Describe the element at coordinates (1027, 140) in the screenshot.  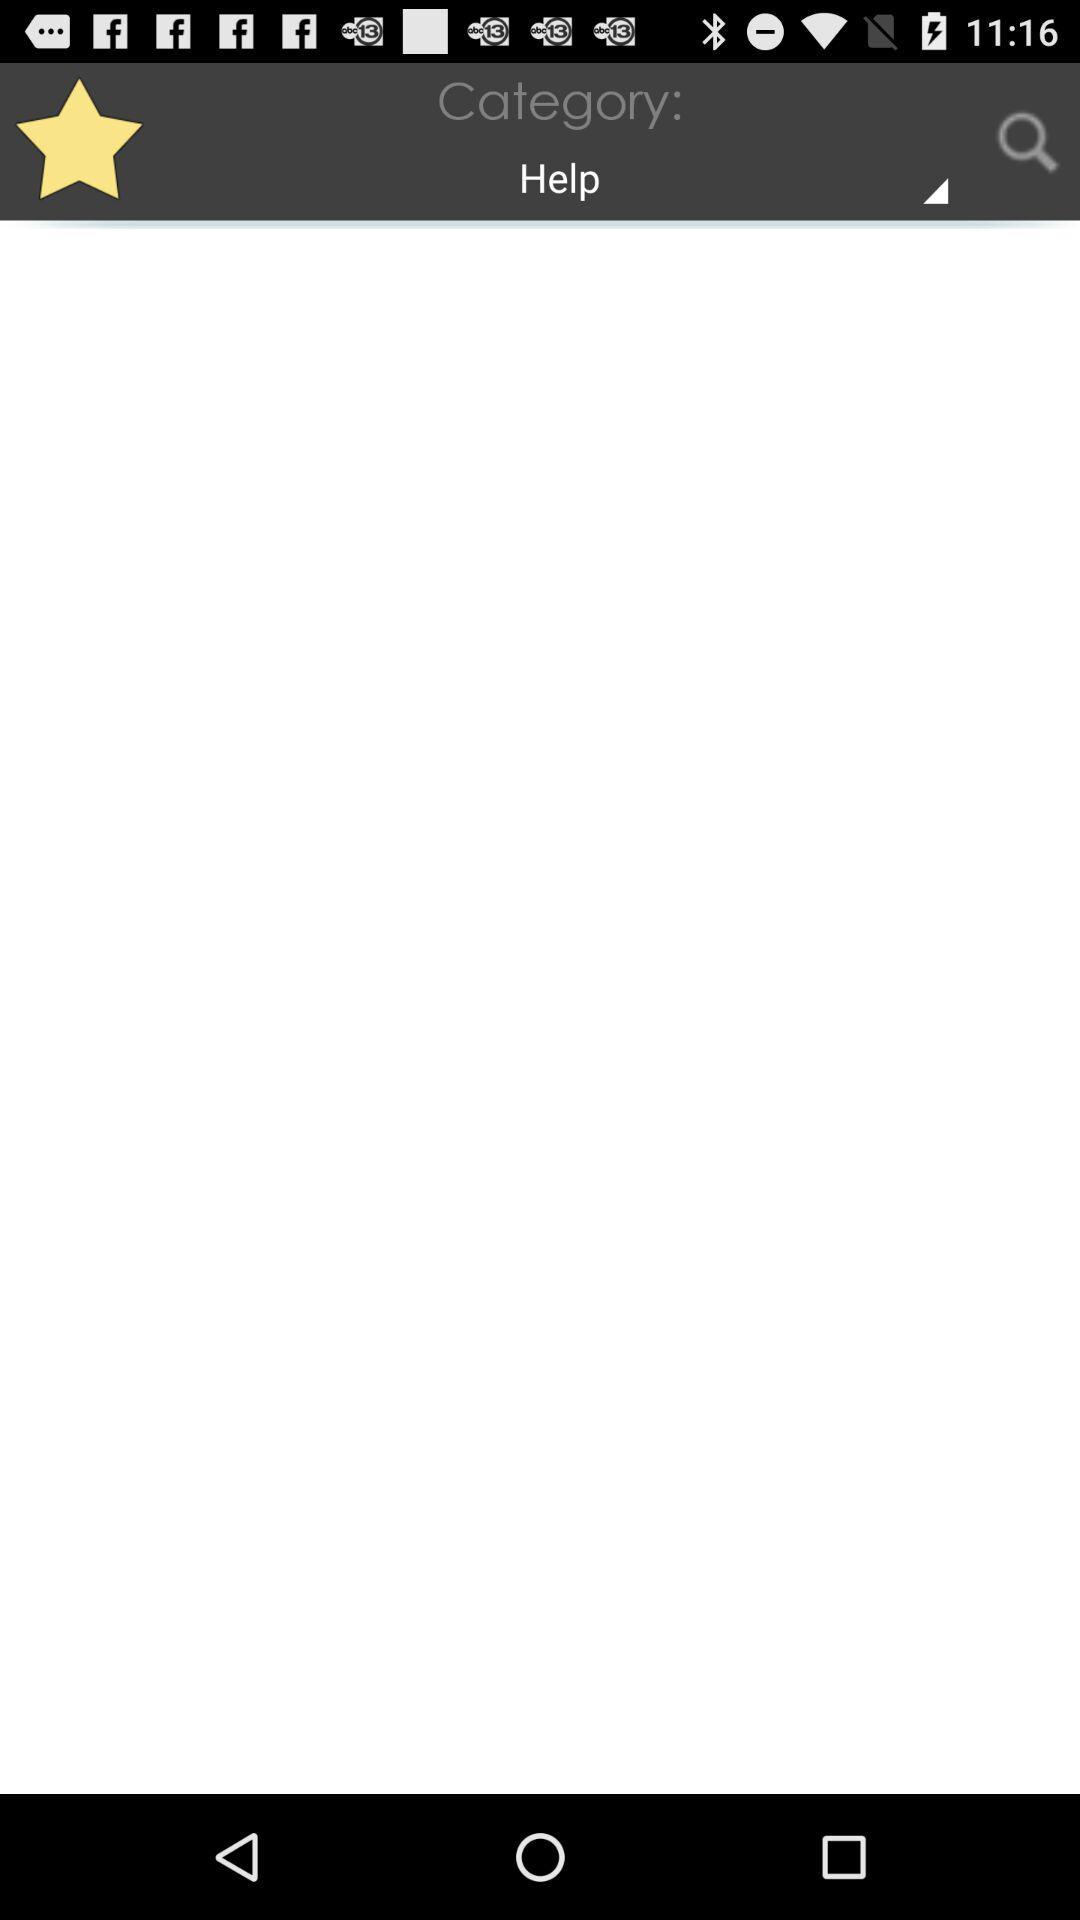
I see `search for phrases` at that location.